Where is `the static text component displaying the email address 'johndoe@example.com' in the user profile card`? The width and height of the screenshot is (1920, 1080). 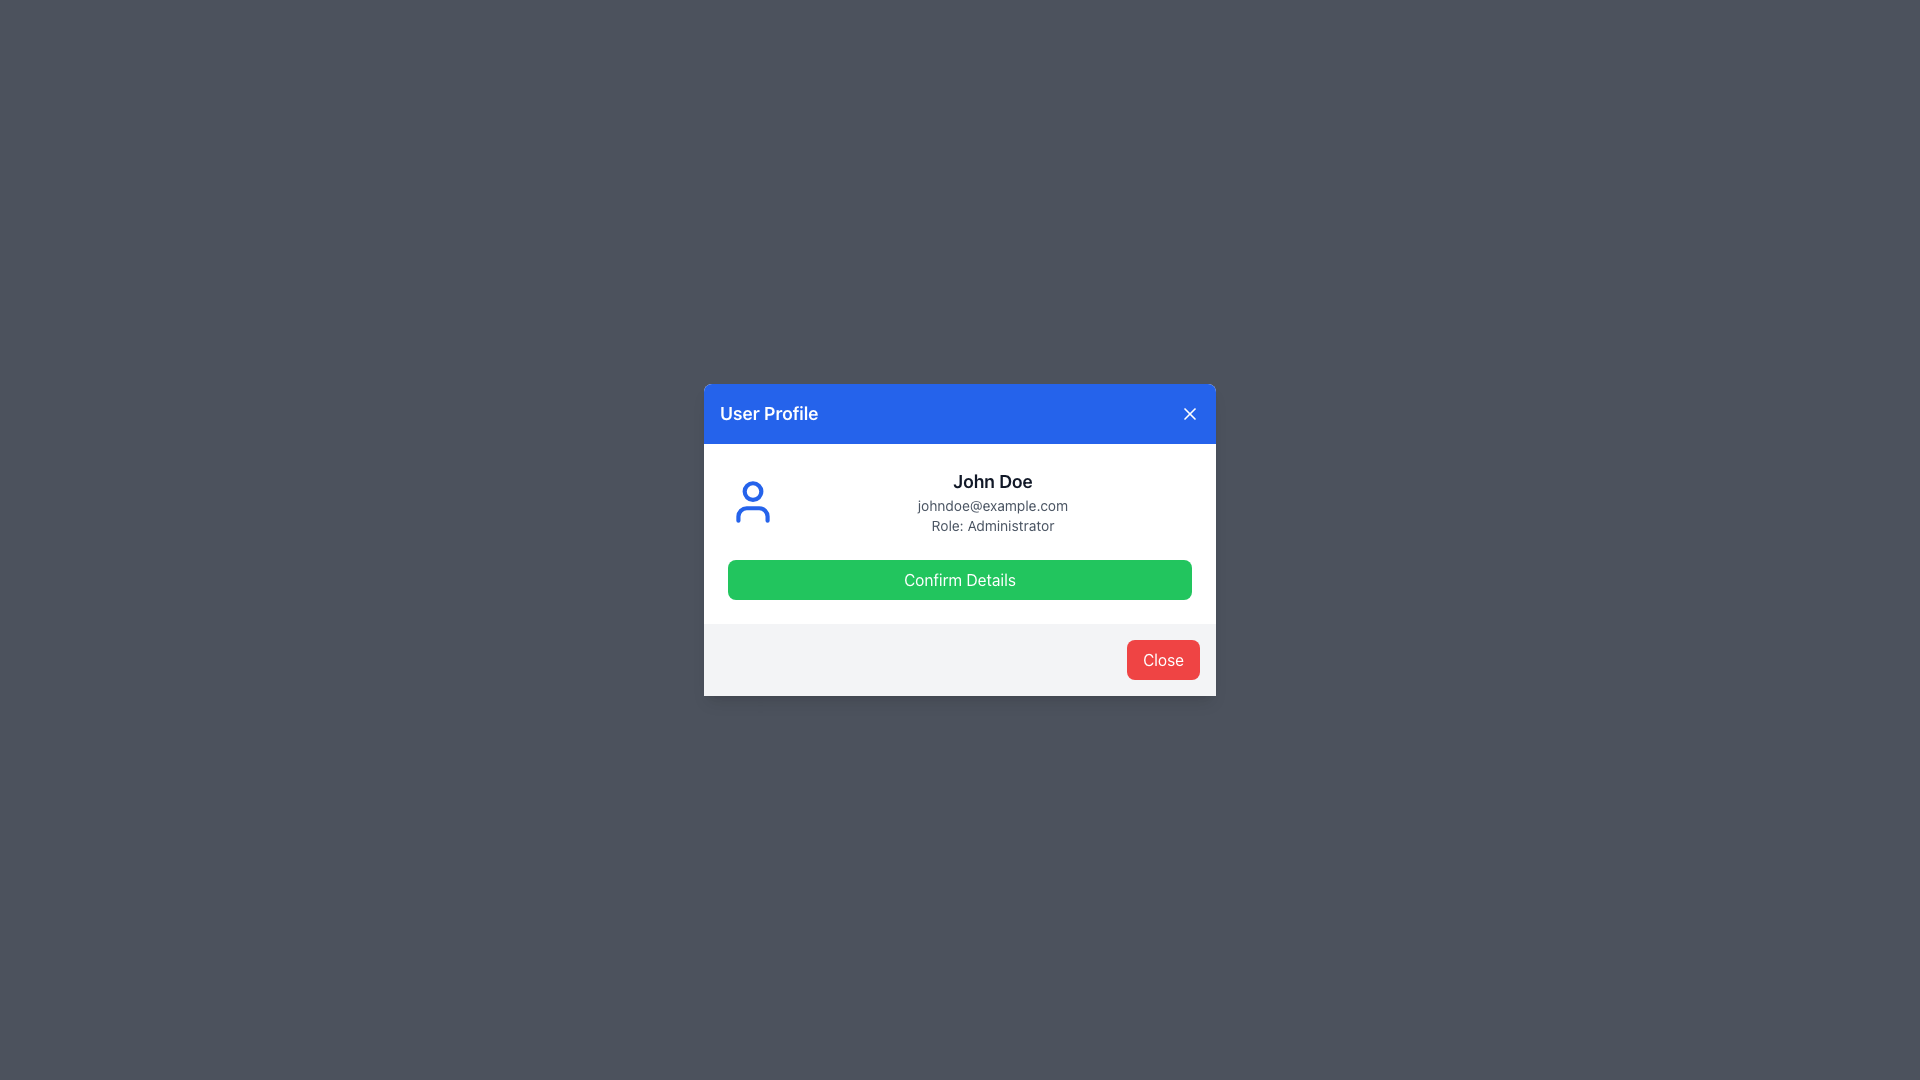
the static text component displaying the email address 'johndoe@example.com' in the user profile card is located at coordinates (993, 504).